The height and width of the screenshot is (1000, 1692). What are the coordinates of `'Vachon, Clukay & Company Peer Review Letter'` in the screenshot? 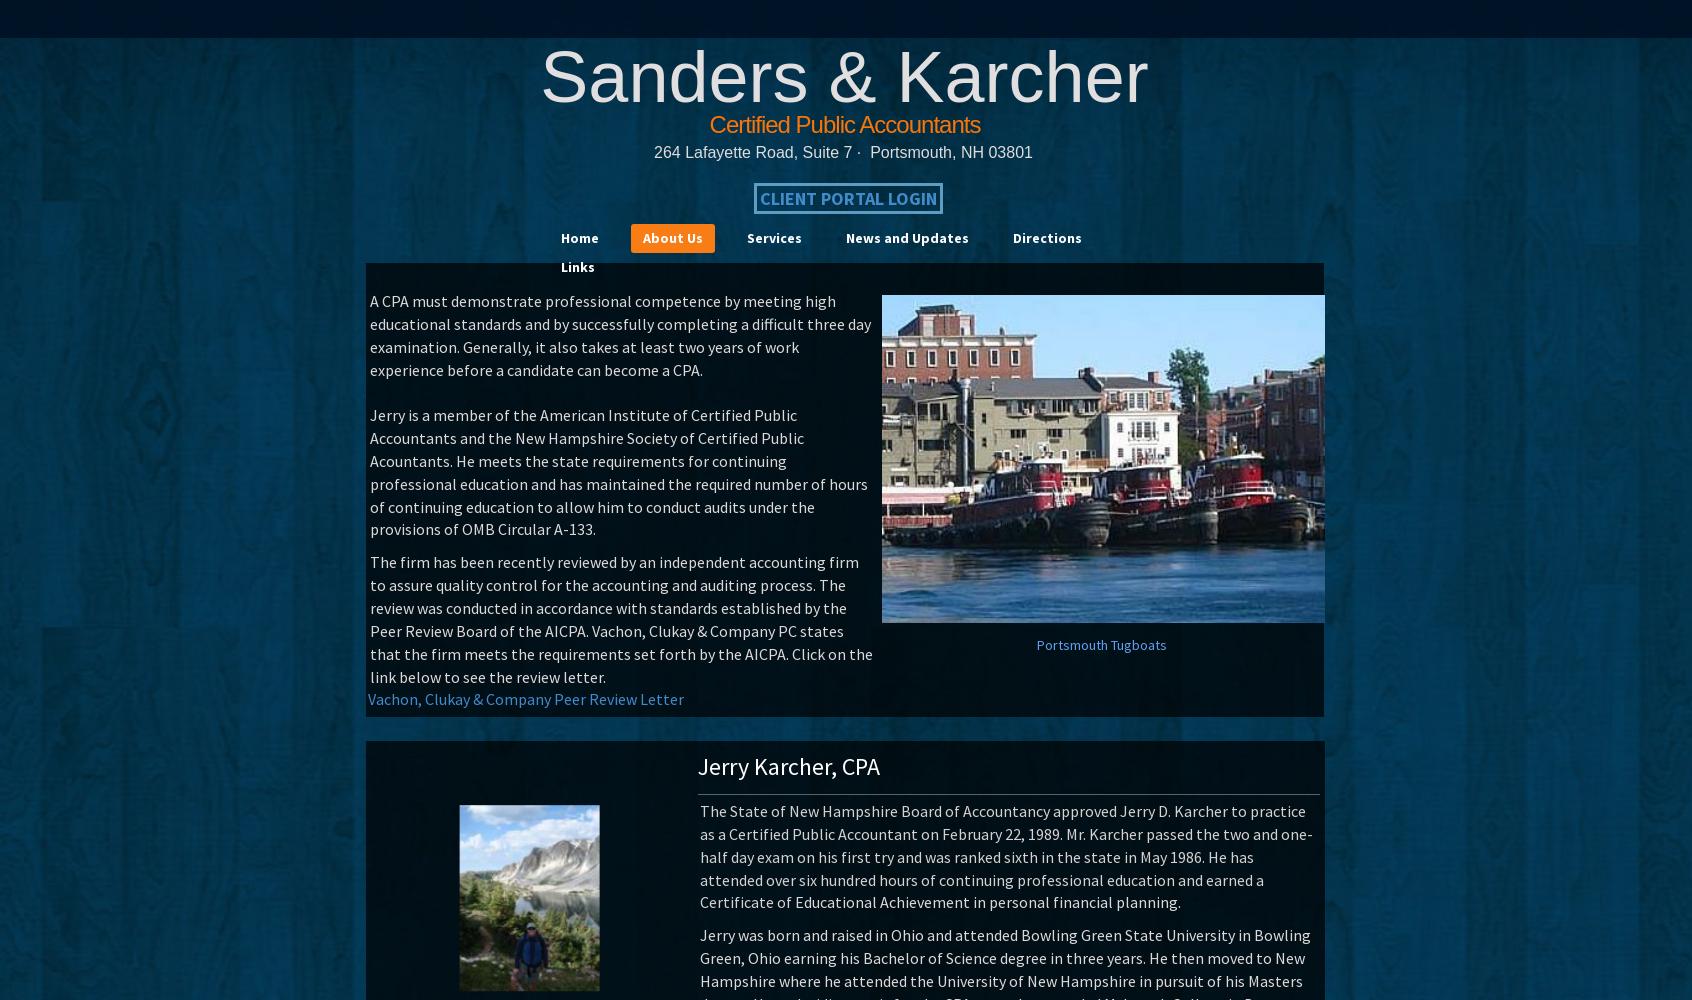 It's located at (525, 698).